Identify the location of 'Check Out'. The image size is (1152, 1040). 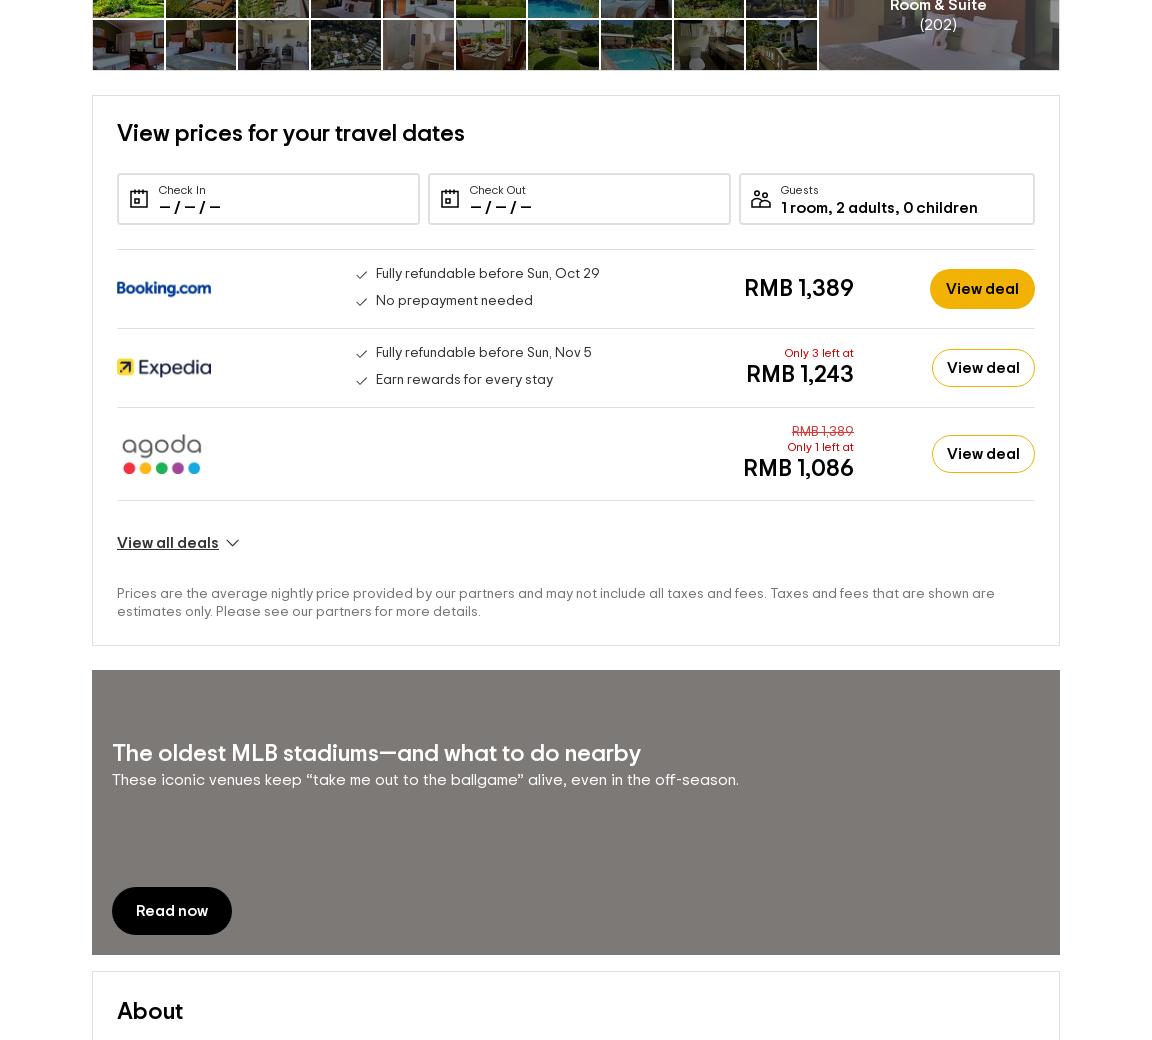
(496, 190).